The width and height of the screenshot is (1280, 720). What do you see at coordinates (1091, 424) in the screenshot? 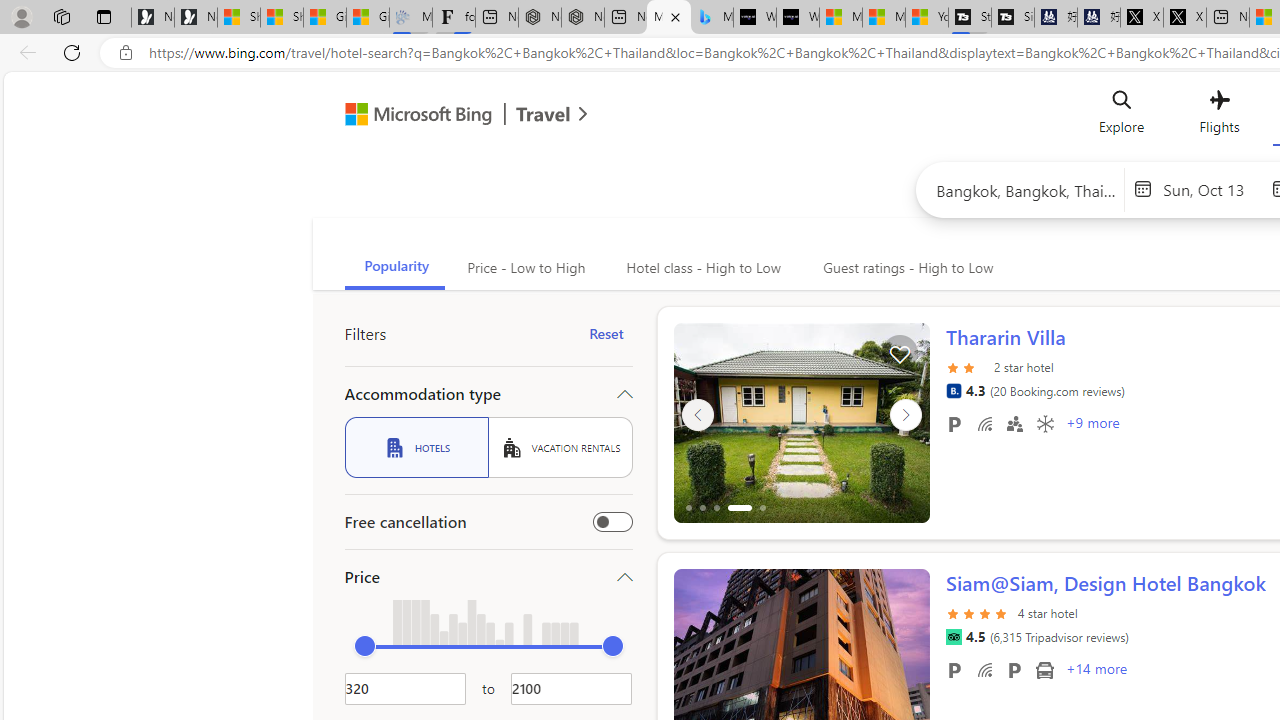
I see `'+9 More Amenities'` at bounding box center [1091, 424].